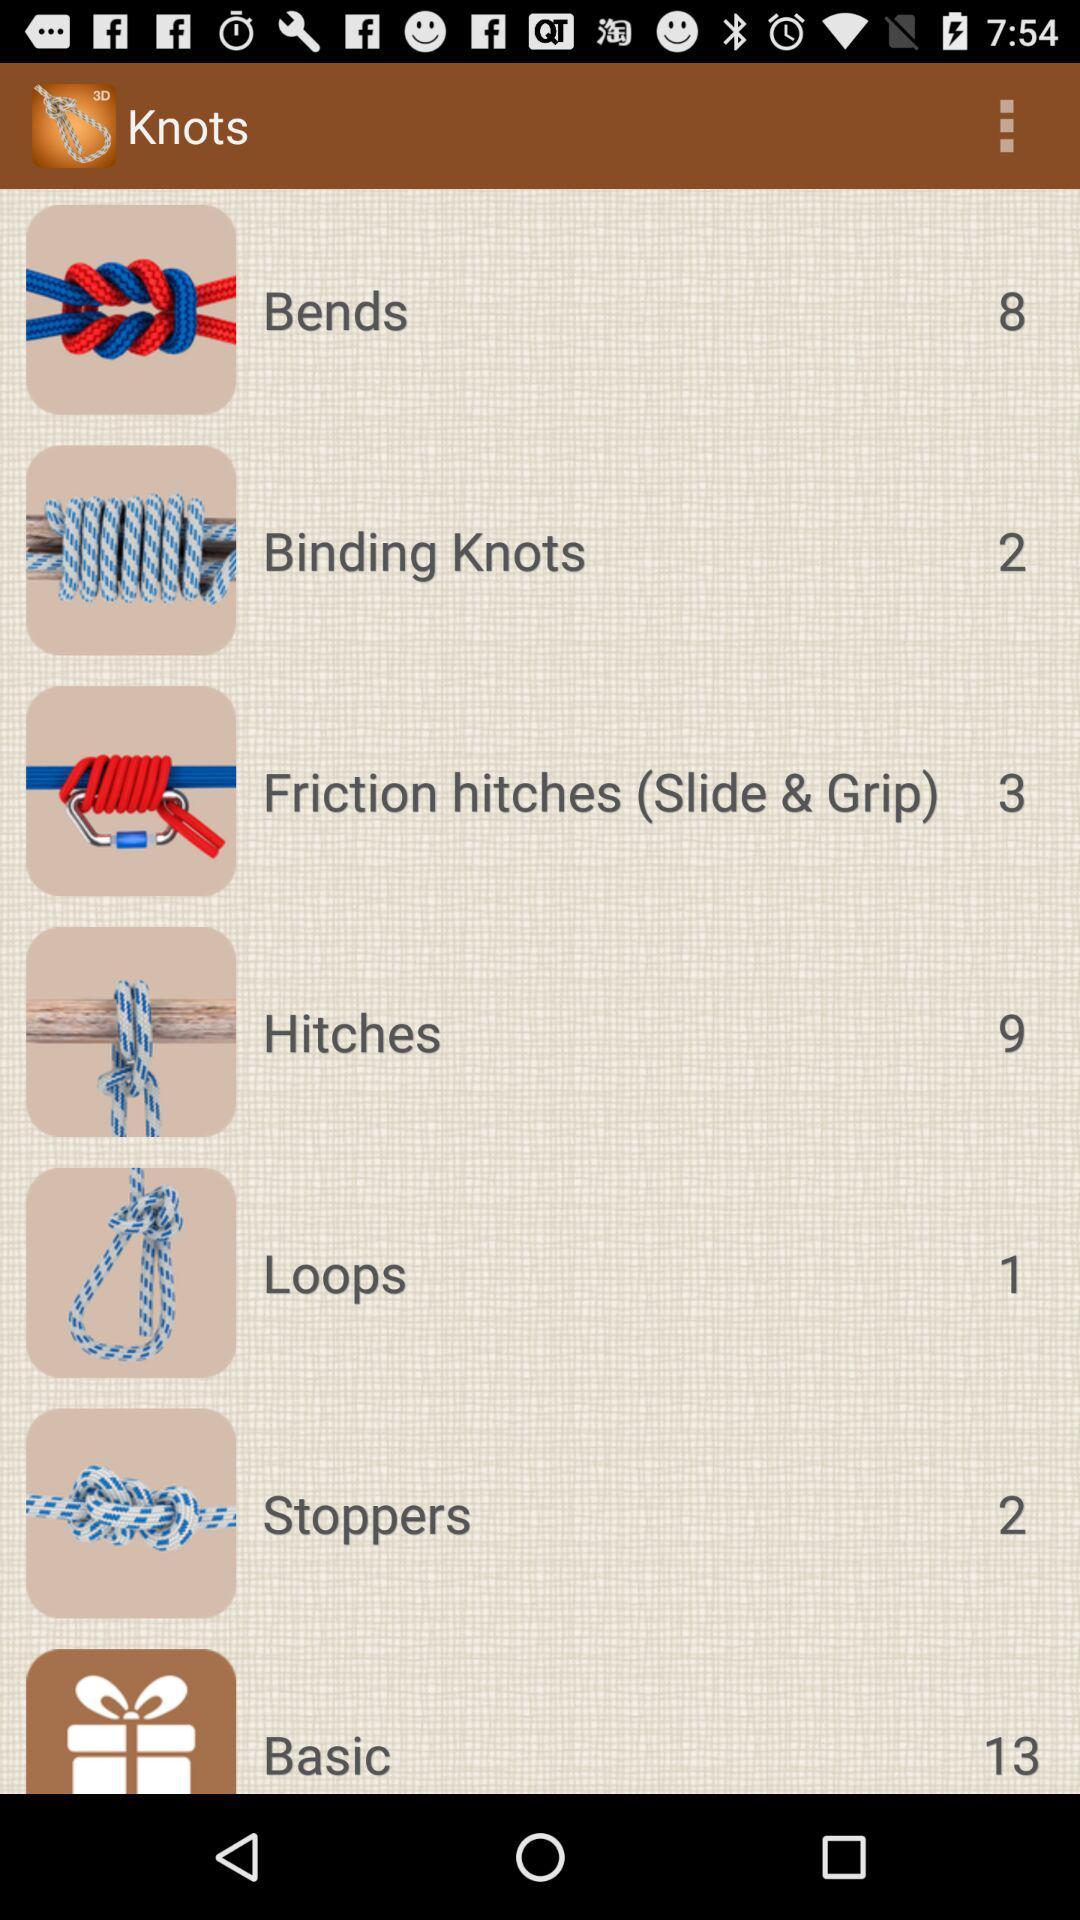 The height and width of the screenshot is (1920, 1080). I want to click on app next to loops app, so click(1011, 1271).